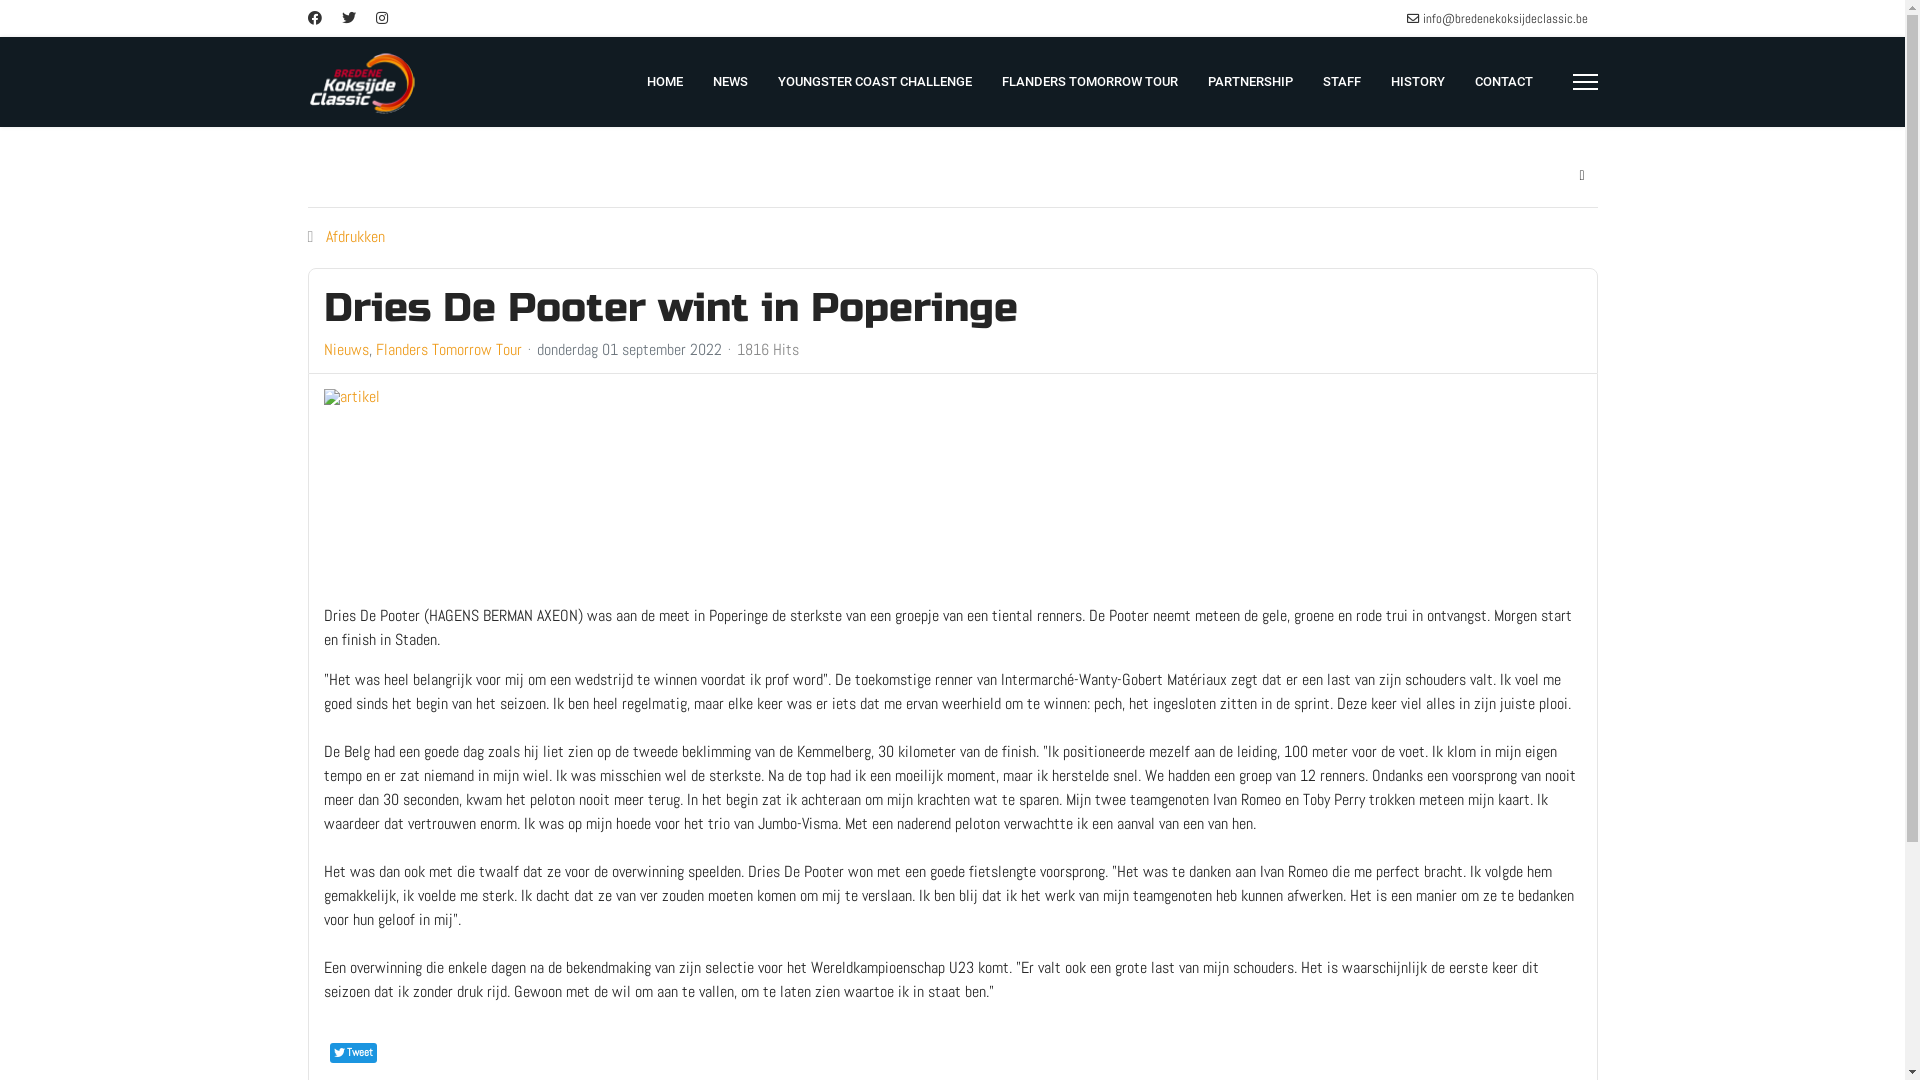 This screenshot has height=1080, width=1920. Describe the element at coordinates (1416, 80) in the screenshot. I see `'HISTORY'` at that location.